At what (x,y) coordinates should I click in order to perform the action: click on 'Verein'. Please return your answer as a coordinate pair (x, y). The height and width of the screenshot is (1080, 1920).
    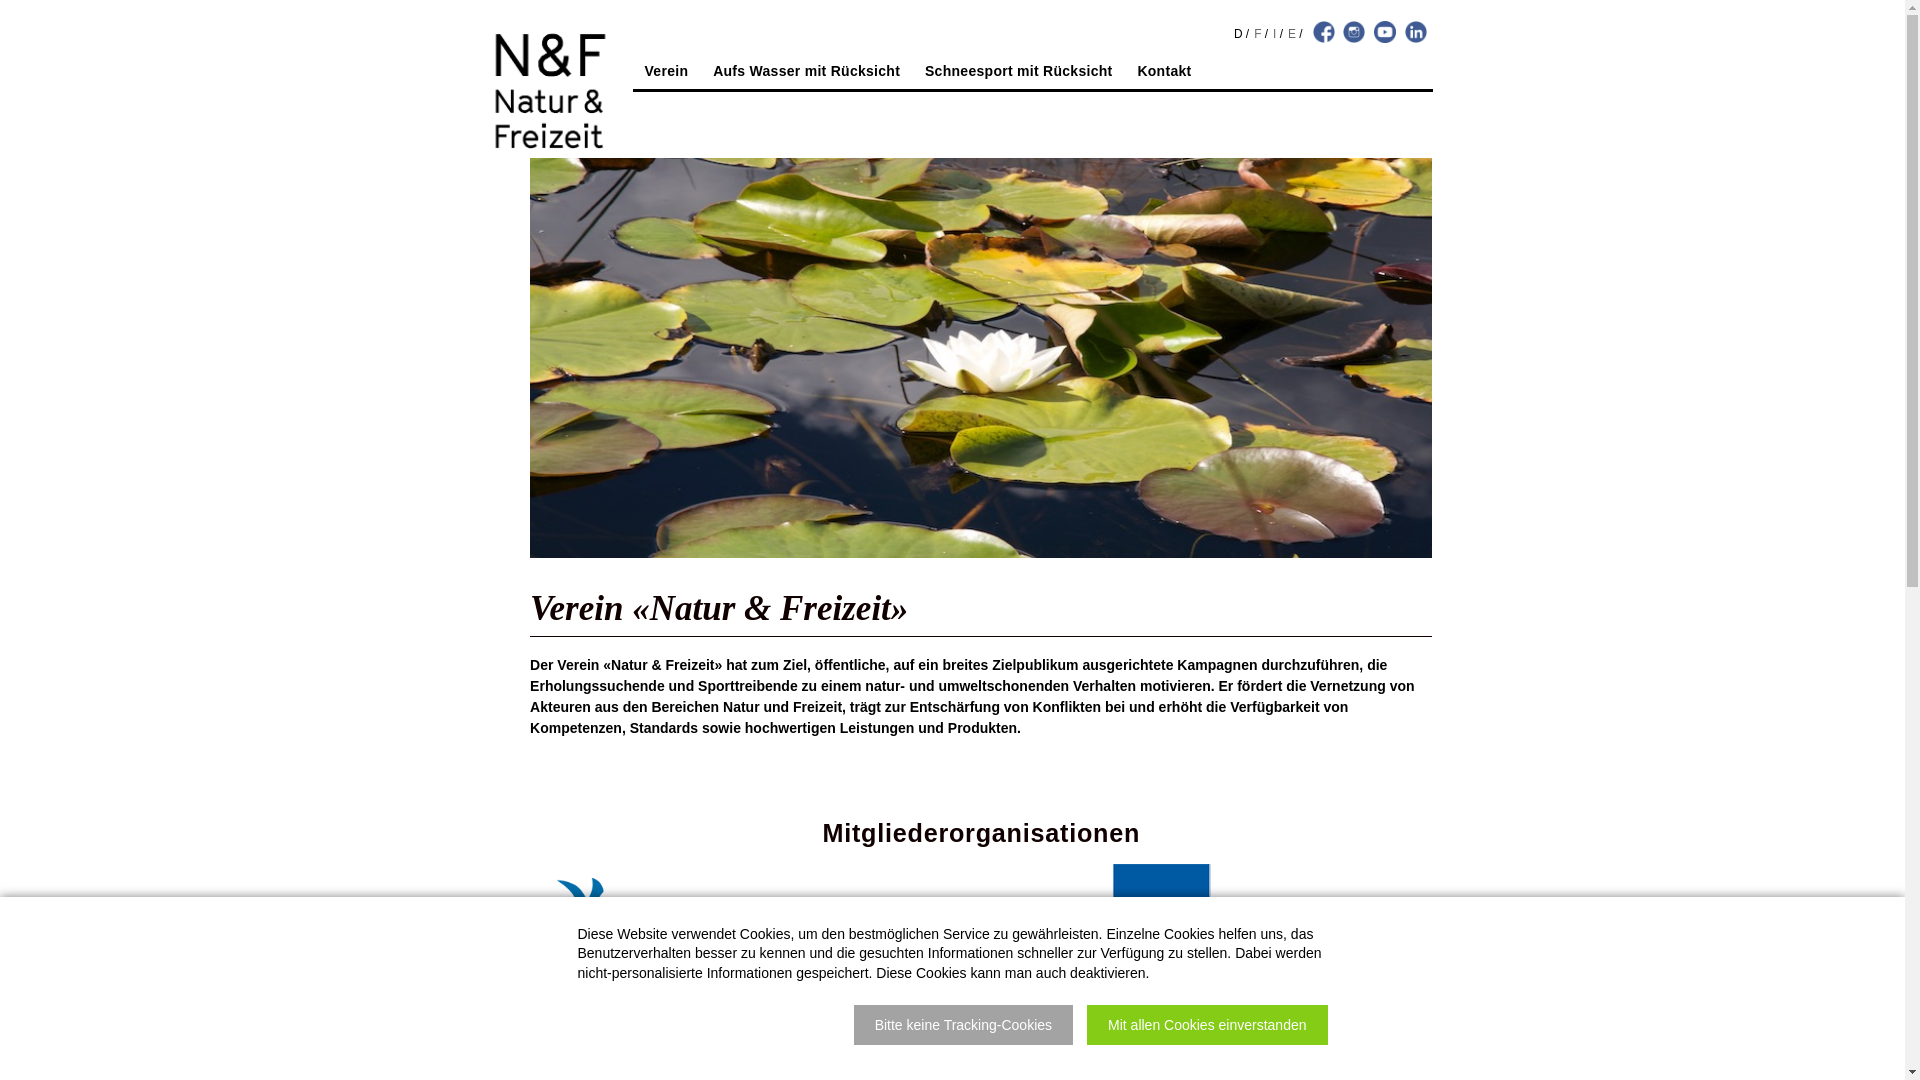
    Looking at the image, I should click on (667, 72).